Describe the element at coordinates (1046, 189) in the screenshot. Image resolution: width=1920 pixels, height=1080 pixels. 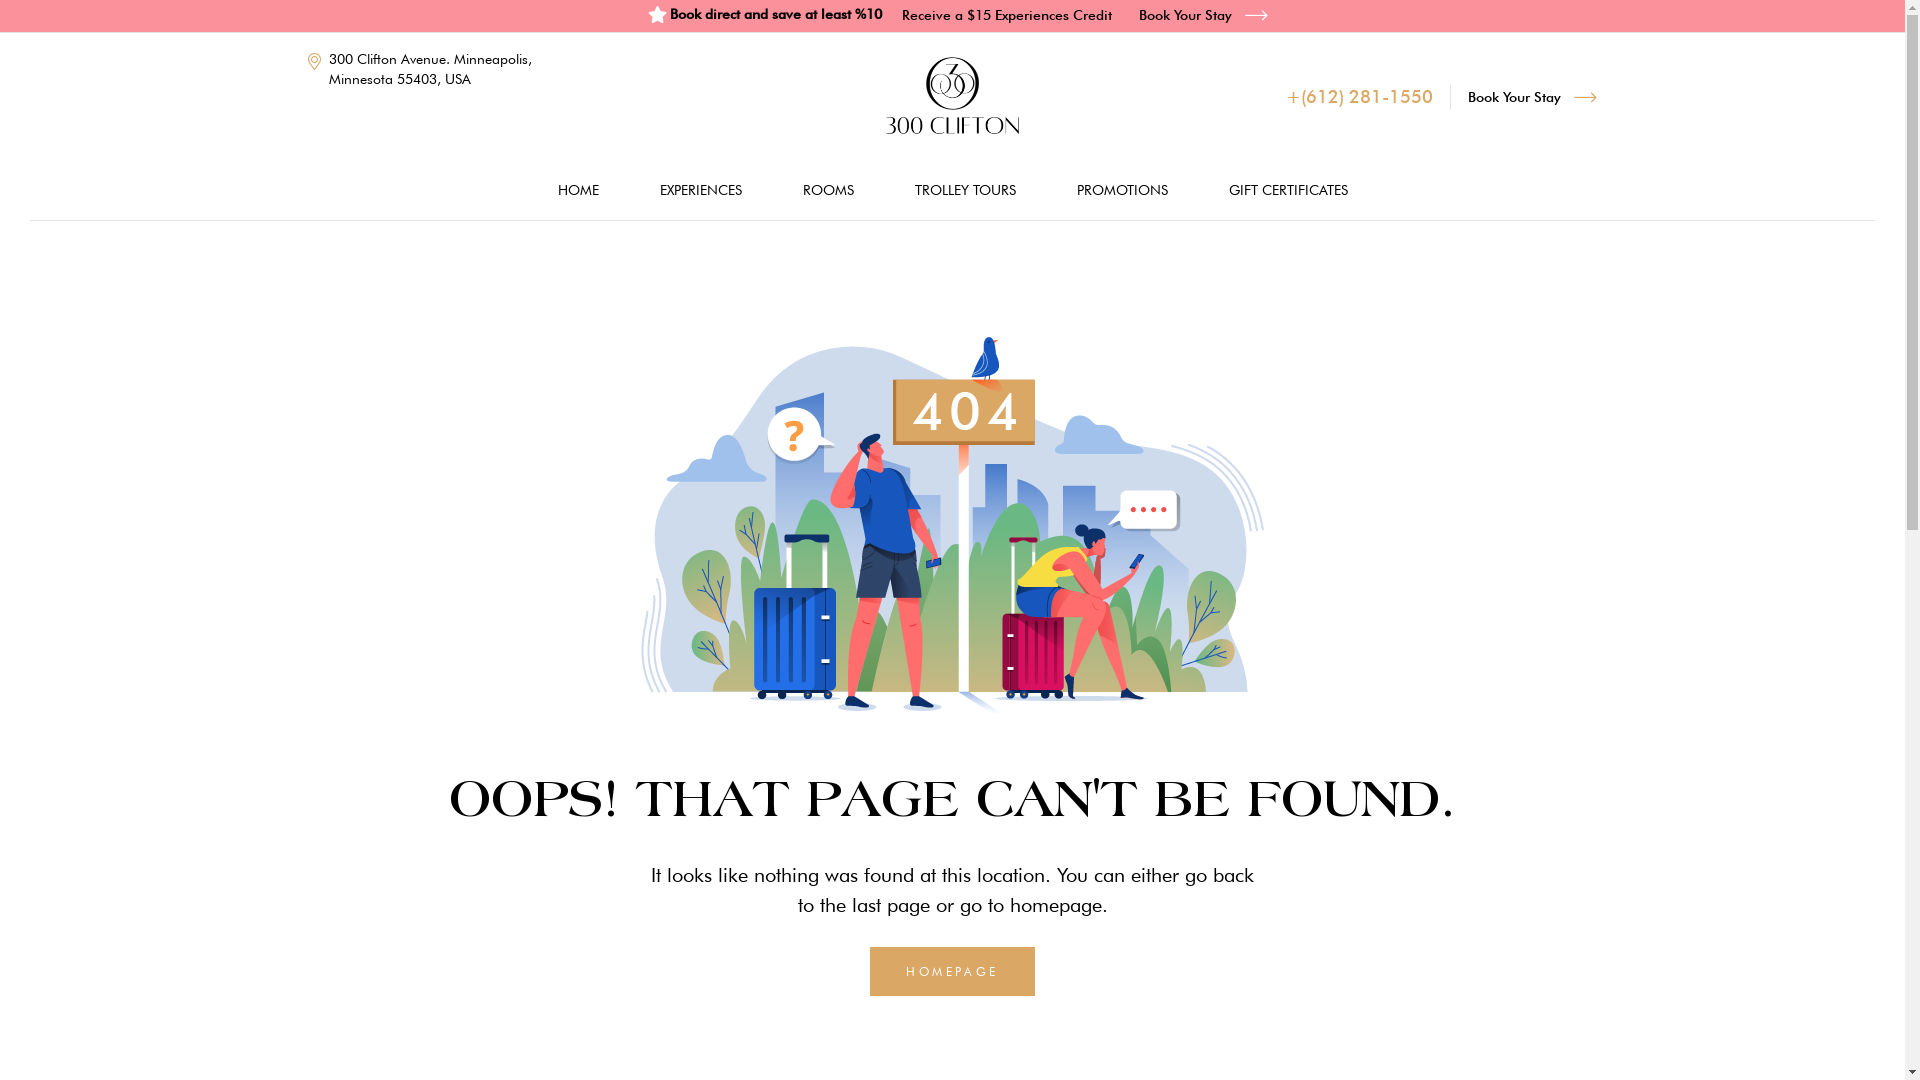
I see `'PROMOTIONS'` at that location.